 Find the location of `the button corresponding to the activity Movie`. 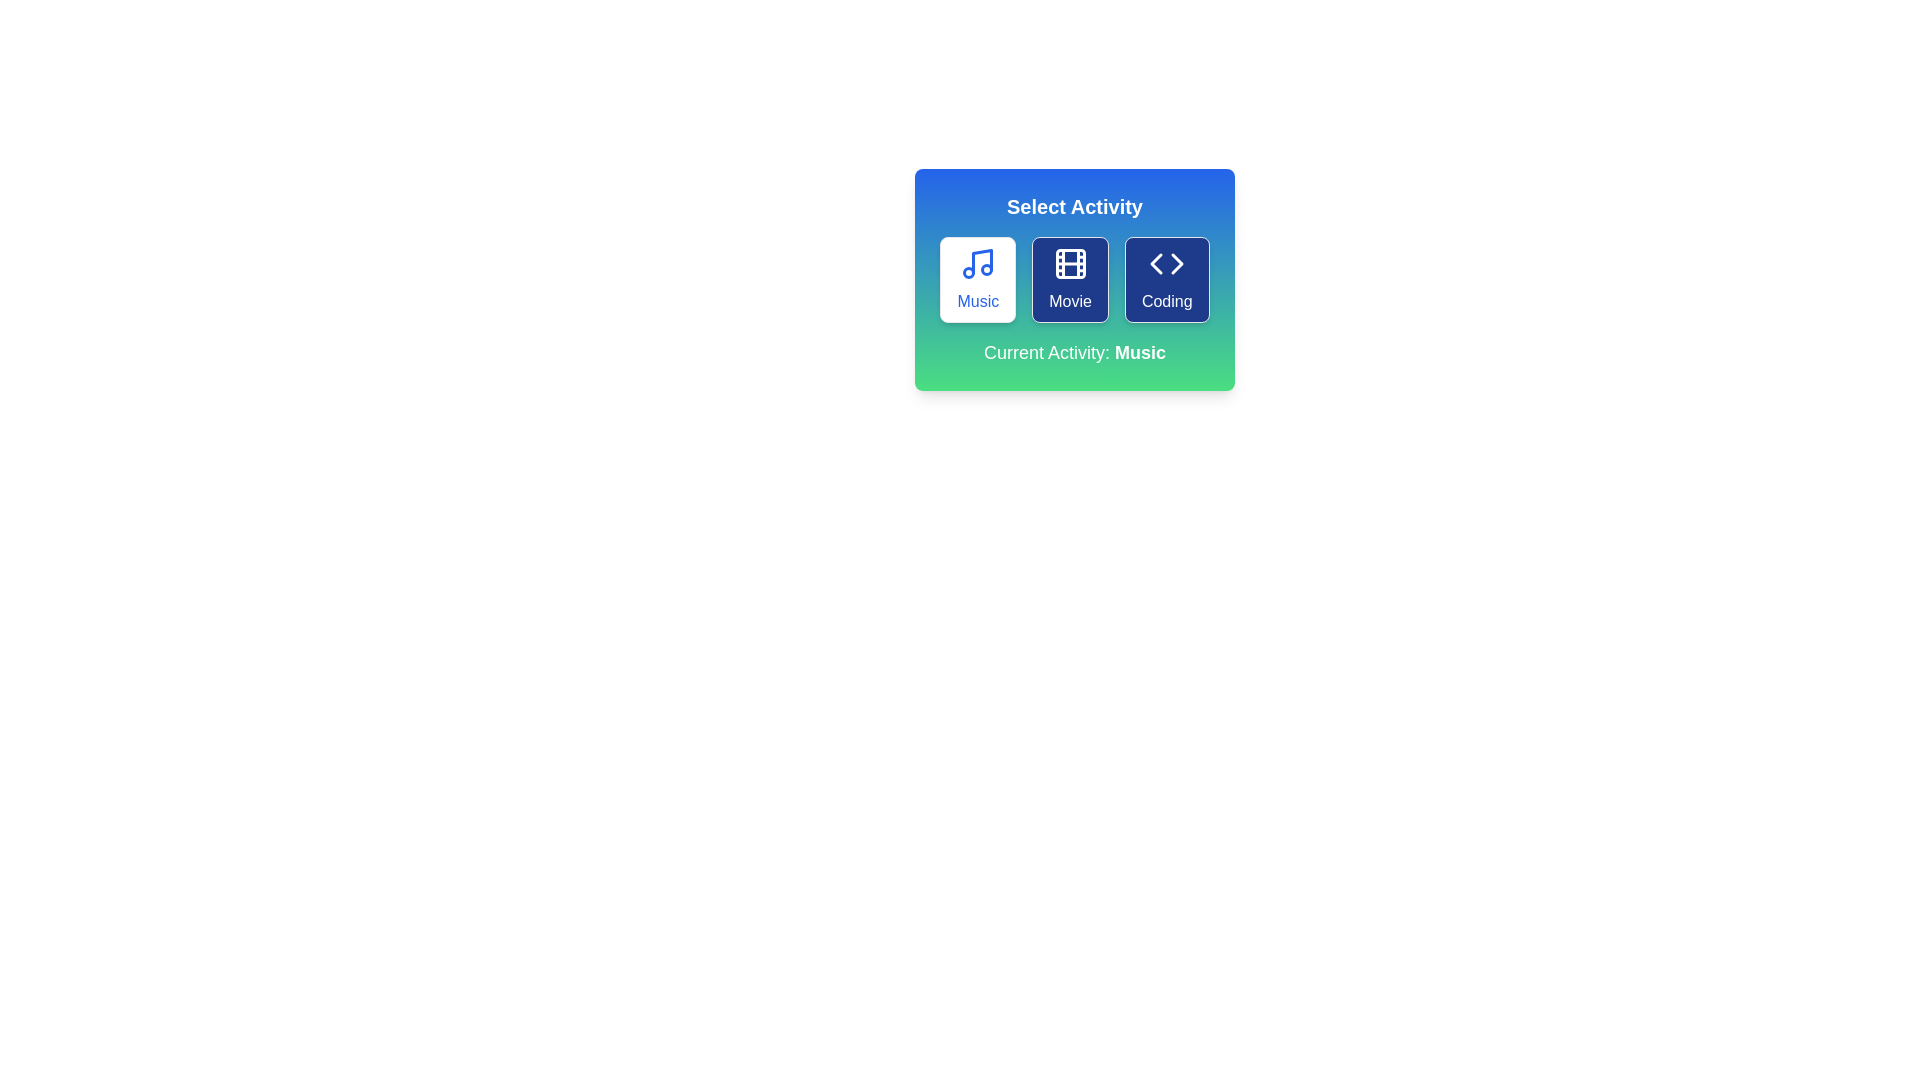

the button corresponding to the activity Movie is located at coordinates (1069, 280).